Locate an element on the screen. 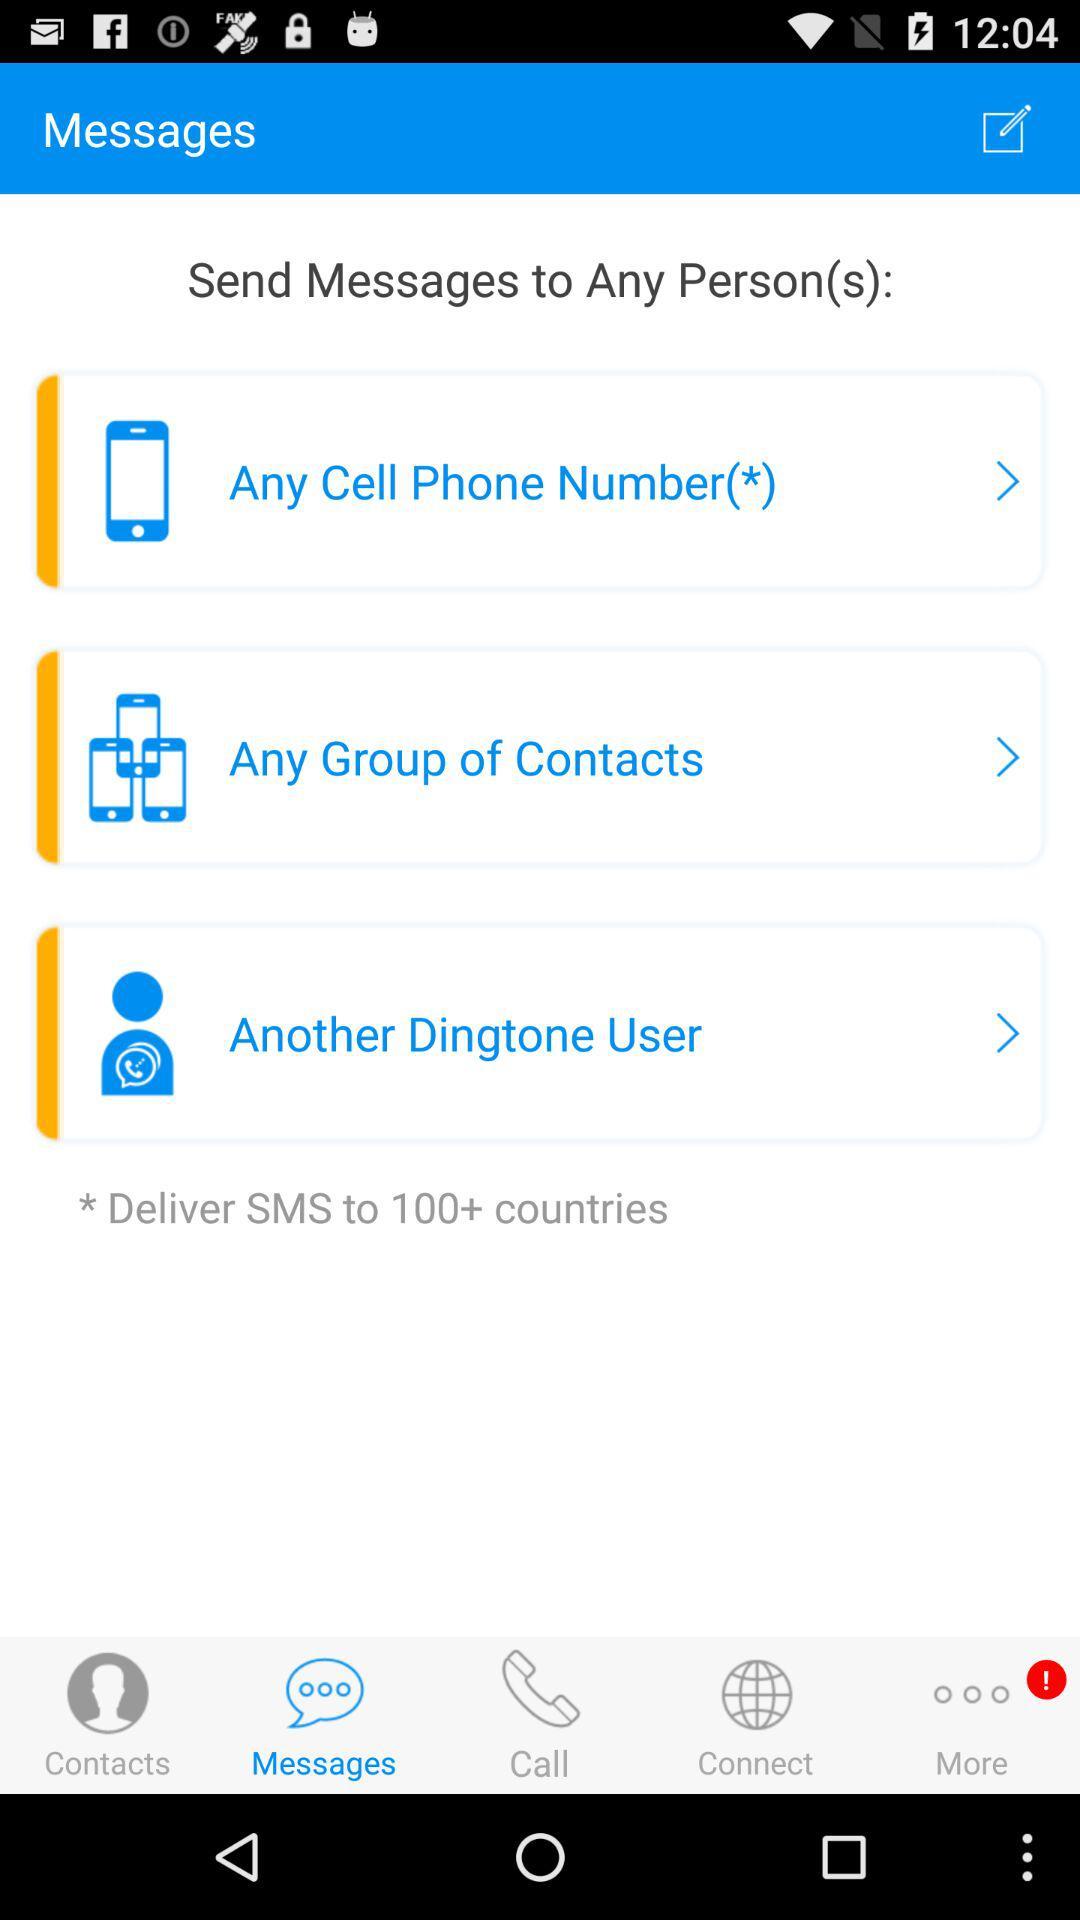 This screenshot has width=1080, height=1920. the icon above send messages to item is located at coordinates (1007, 127).